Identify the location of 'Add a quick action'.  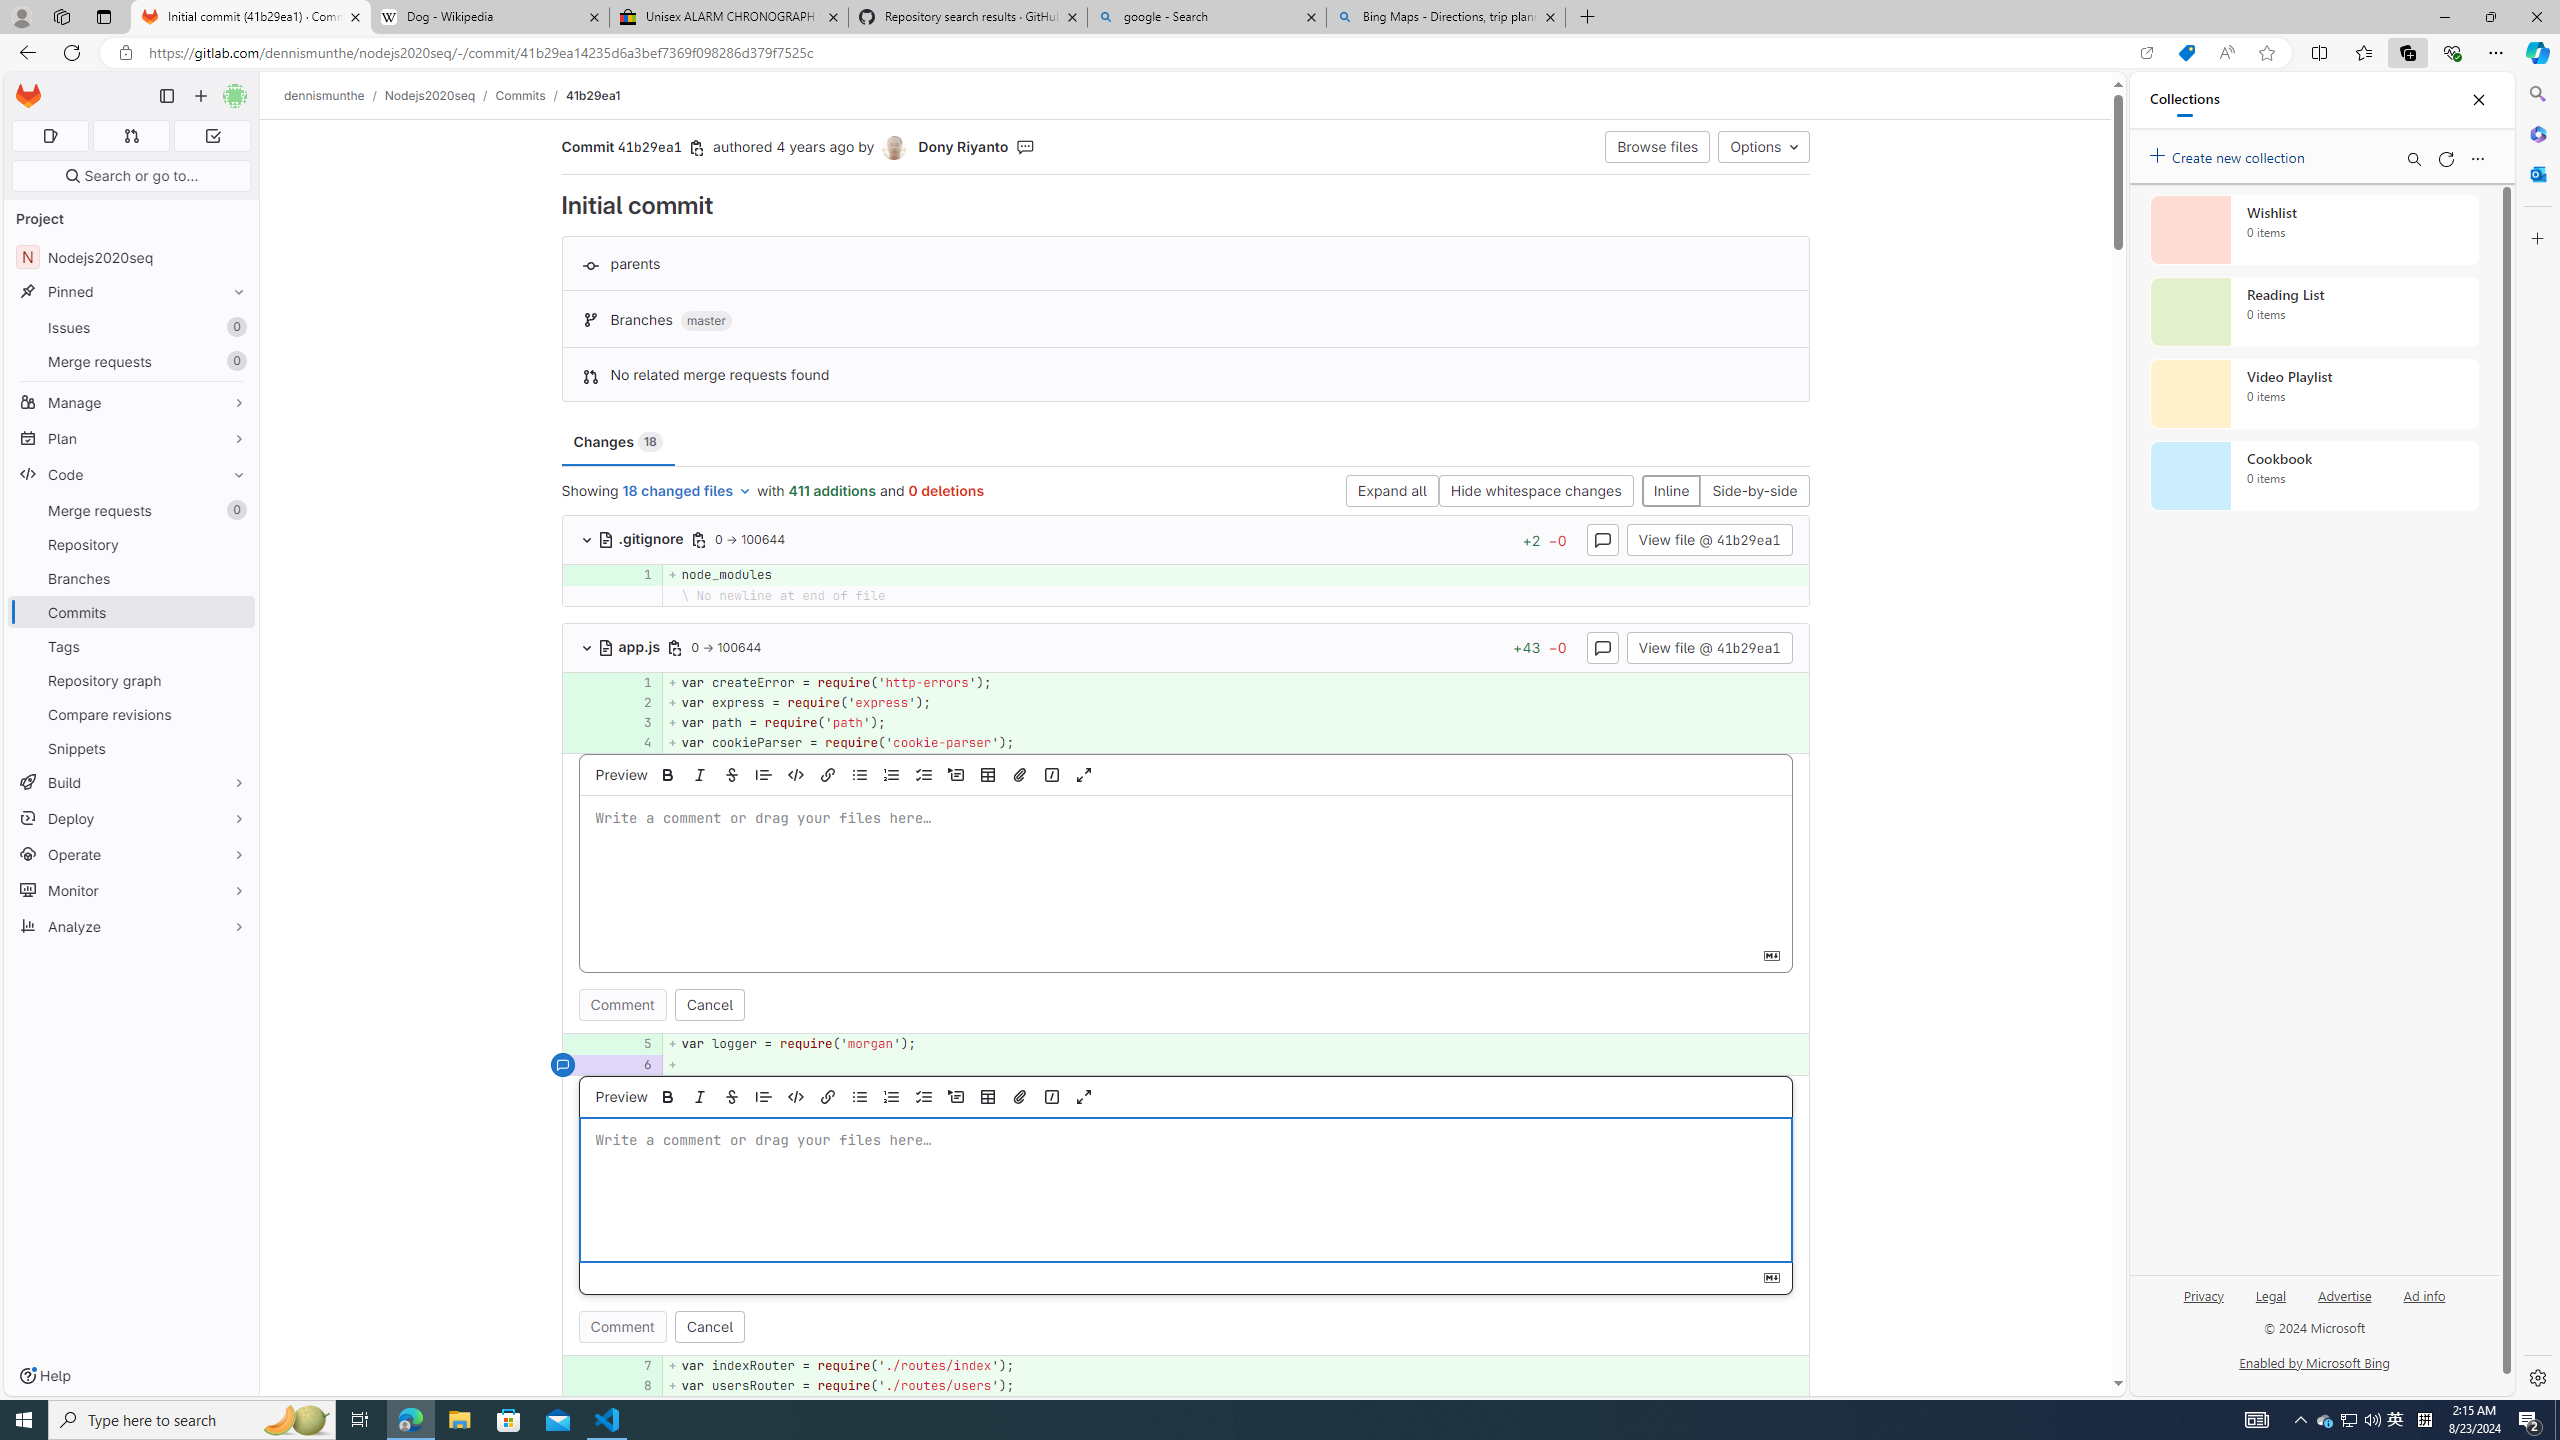
(1051, 1095).